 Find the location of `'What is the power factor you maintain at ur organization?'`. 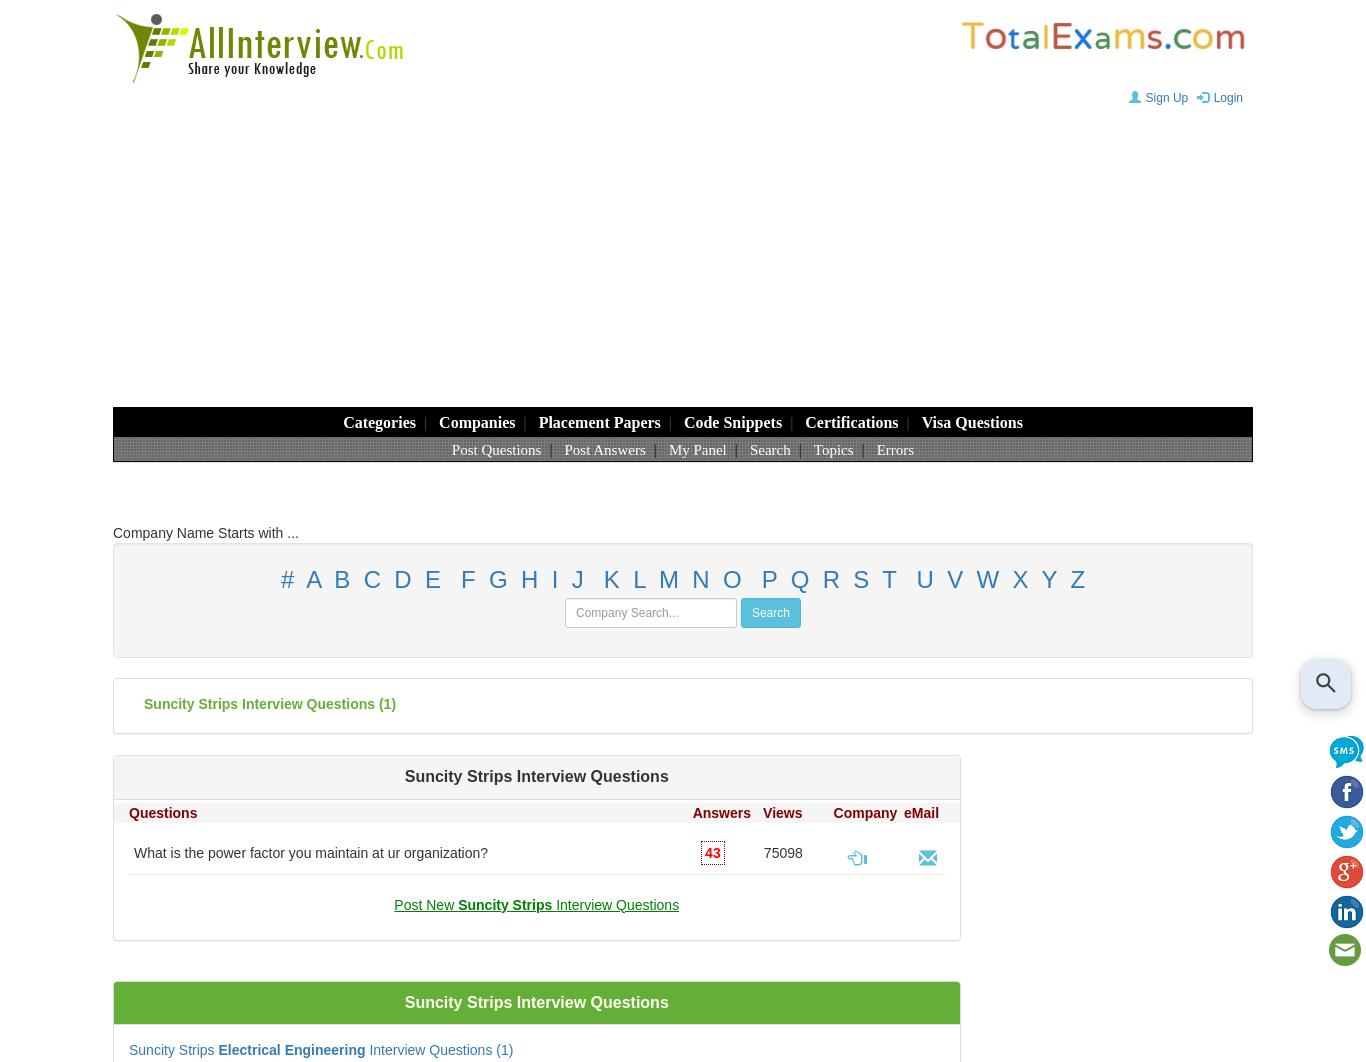

'What is the power factor you maintain at ur organization?' is located at coordinates (133, 851).